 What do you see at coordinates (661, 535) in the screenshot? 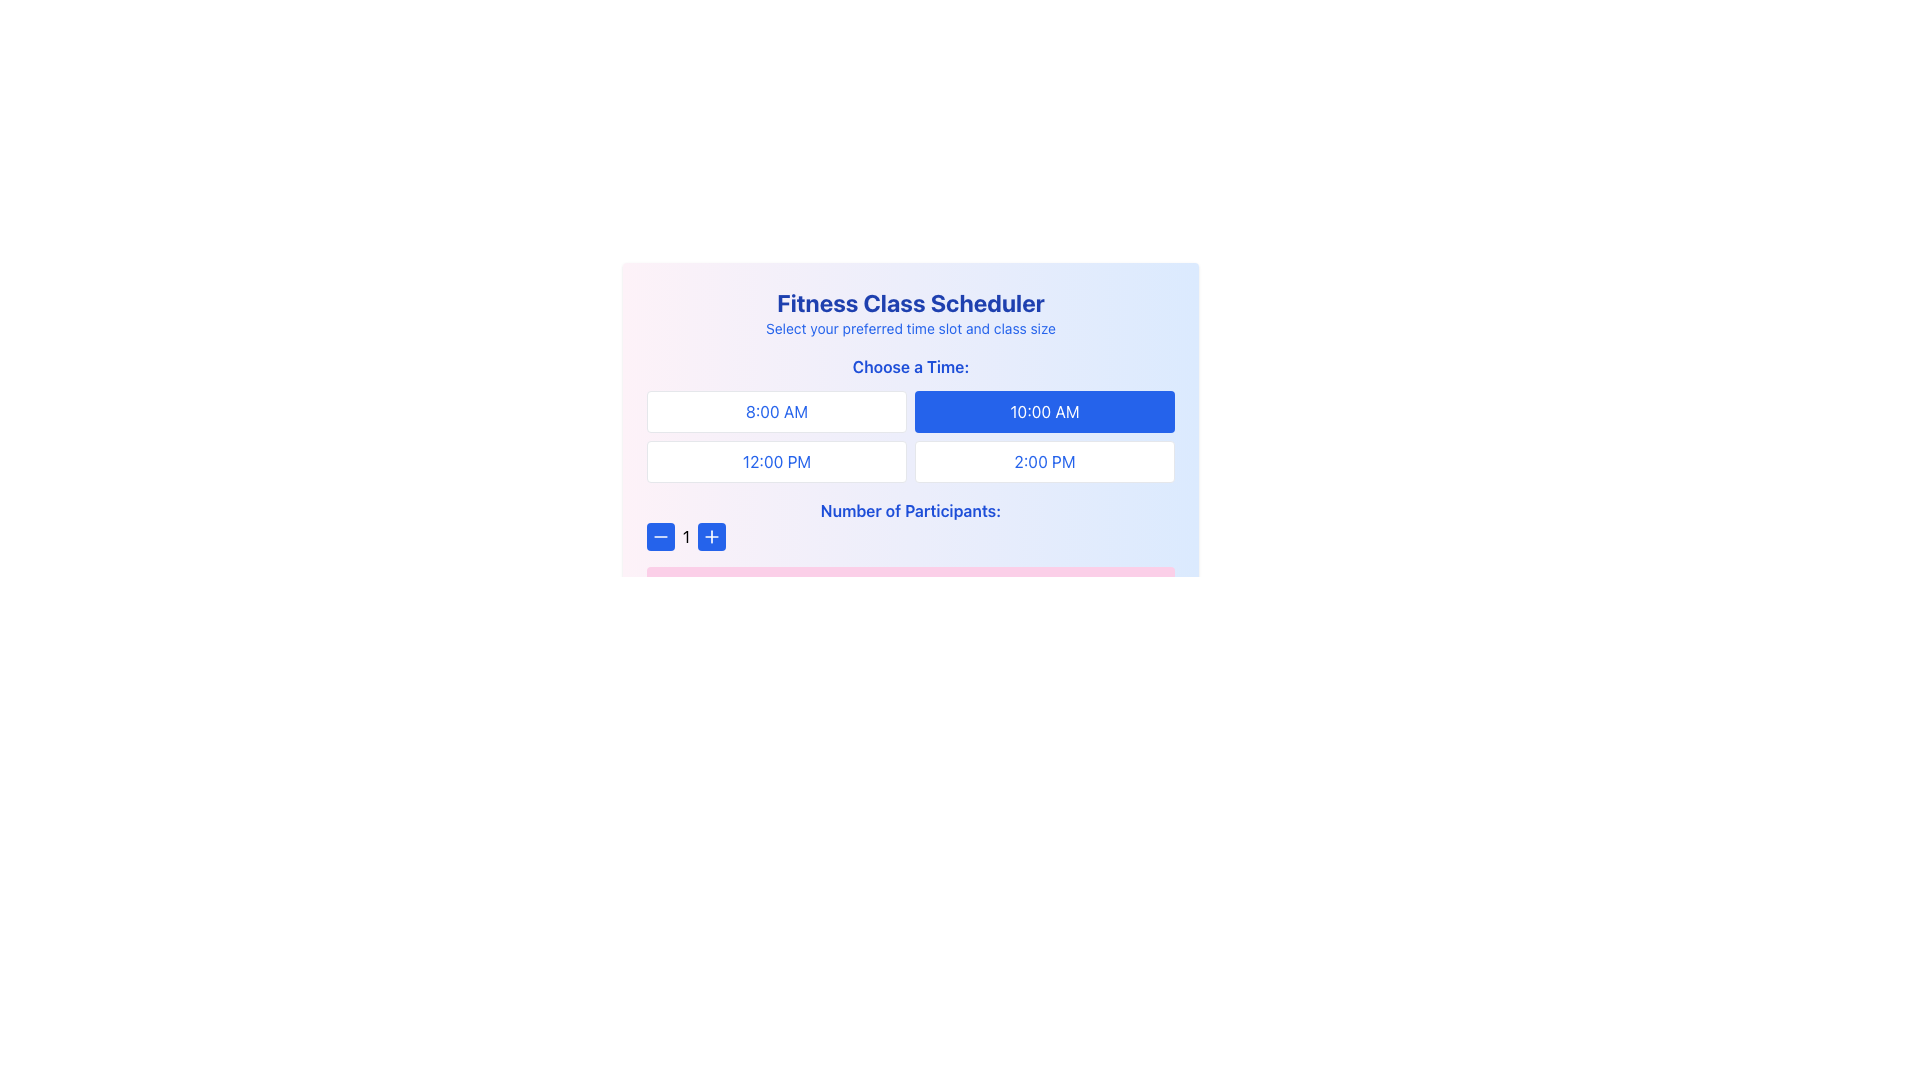
I see `the blue circular button icon representing the decrement action to decrease the number of participants` at bounding box center [661, 535].